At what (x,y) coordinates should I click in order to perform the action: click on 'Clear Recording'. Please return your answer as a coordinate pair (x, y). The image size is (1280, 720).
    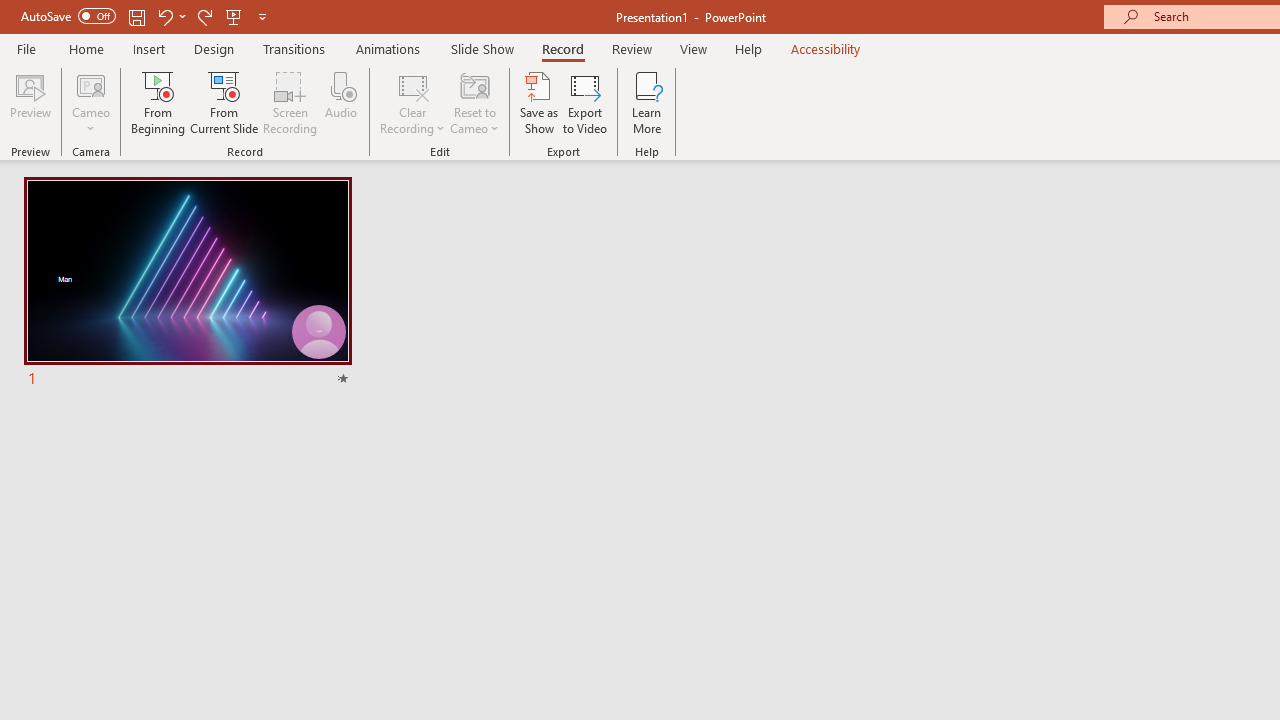
    Looking at the image, I should click on (411, 103).